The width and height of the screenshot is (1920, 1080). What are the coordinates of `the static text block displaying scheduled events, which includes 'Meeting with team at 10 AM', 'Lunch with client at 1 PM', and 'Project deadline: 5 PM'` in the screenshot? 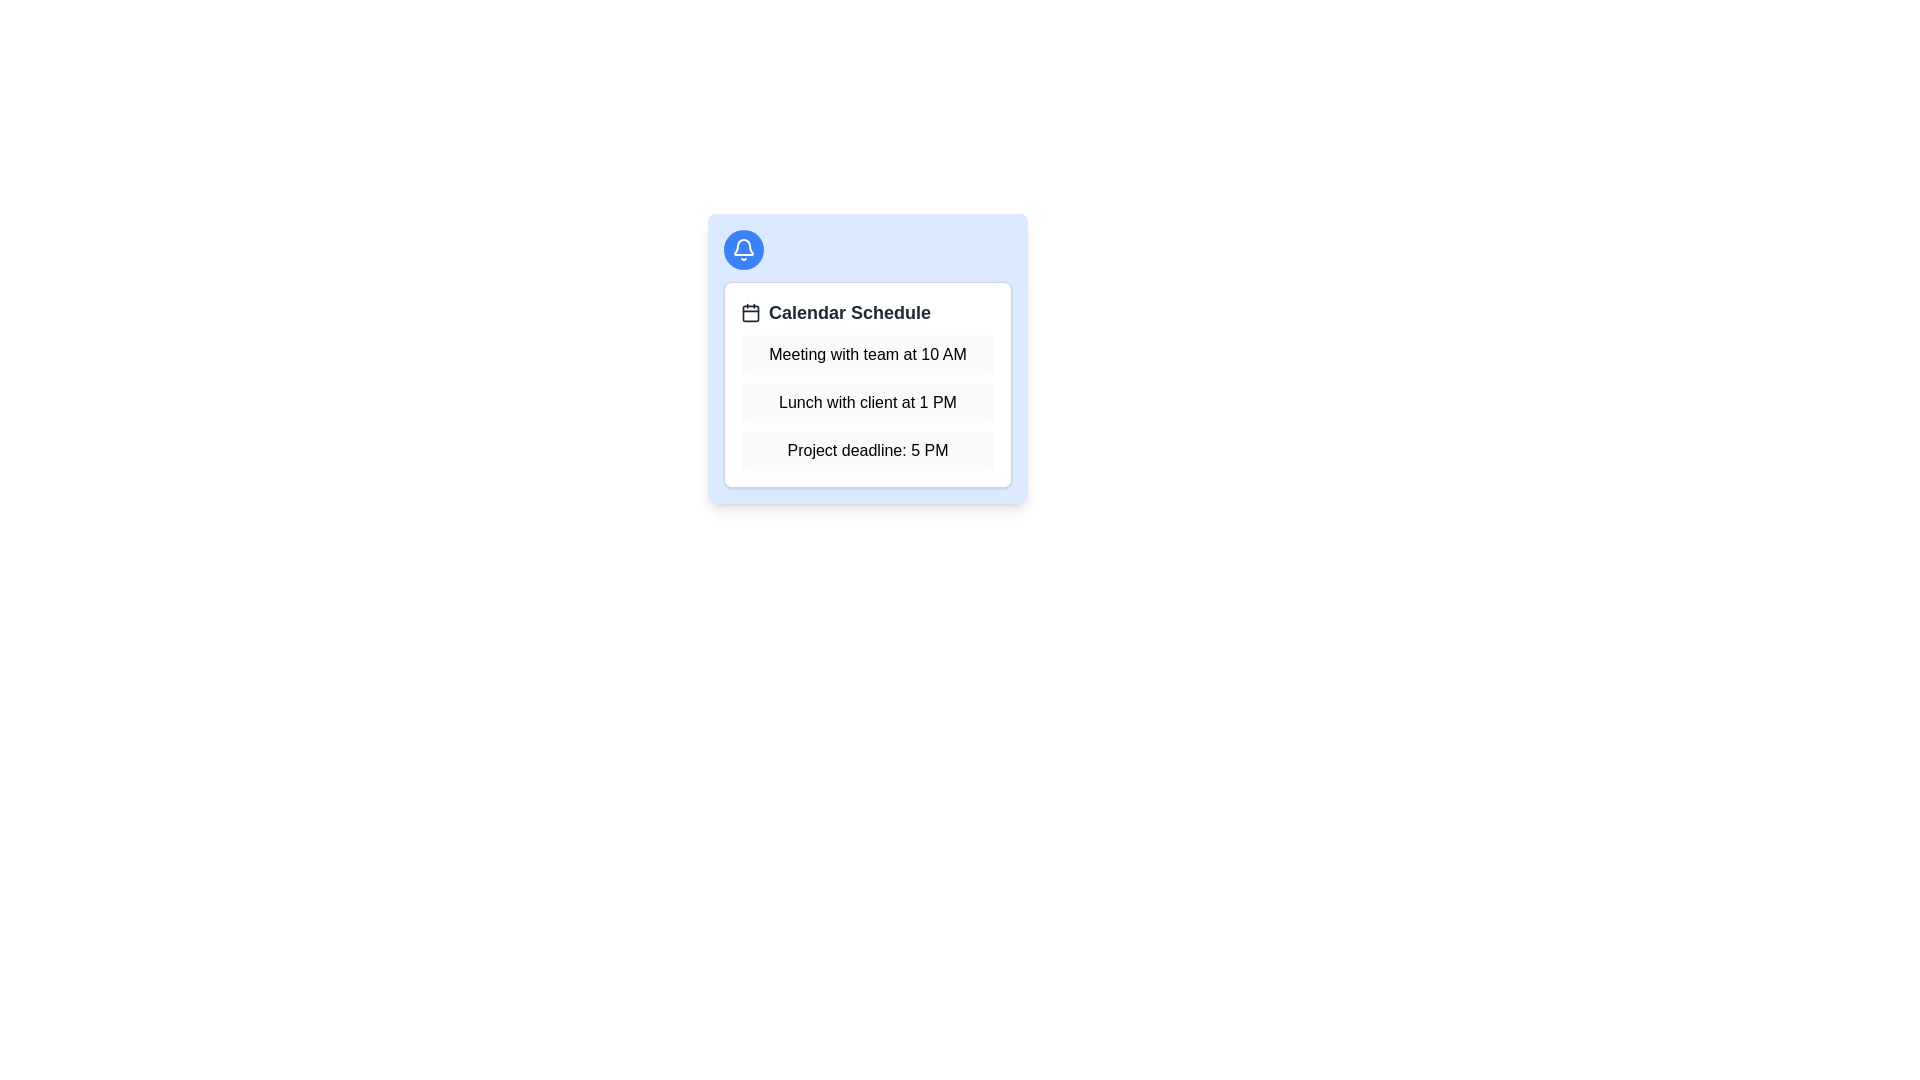 It's located at (868, 402).